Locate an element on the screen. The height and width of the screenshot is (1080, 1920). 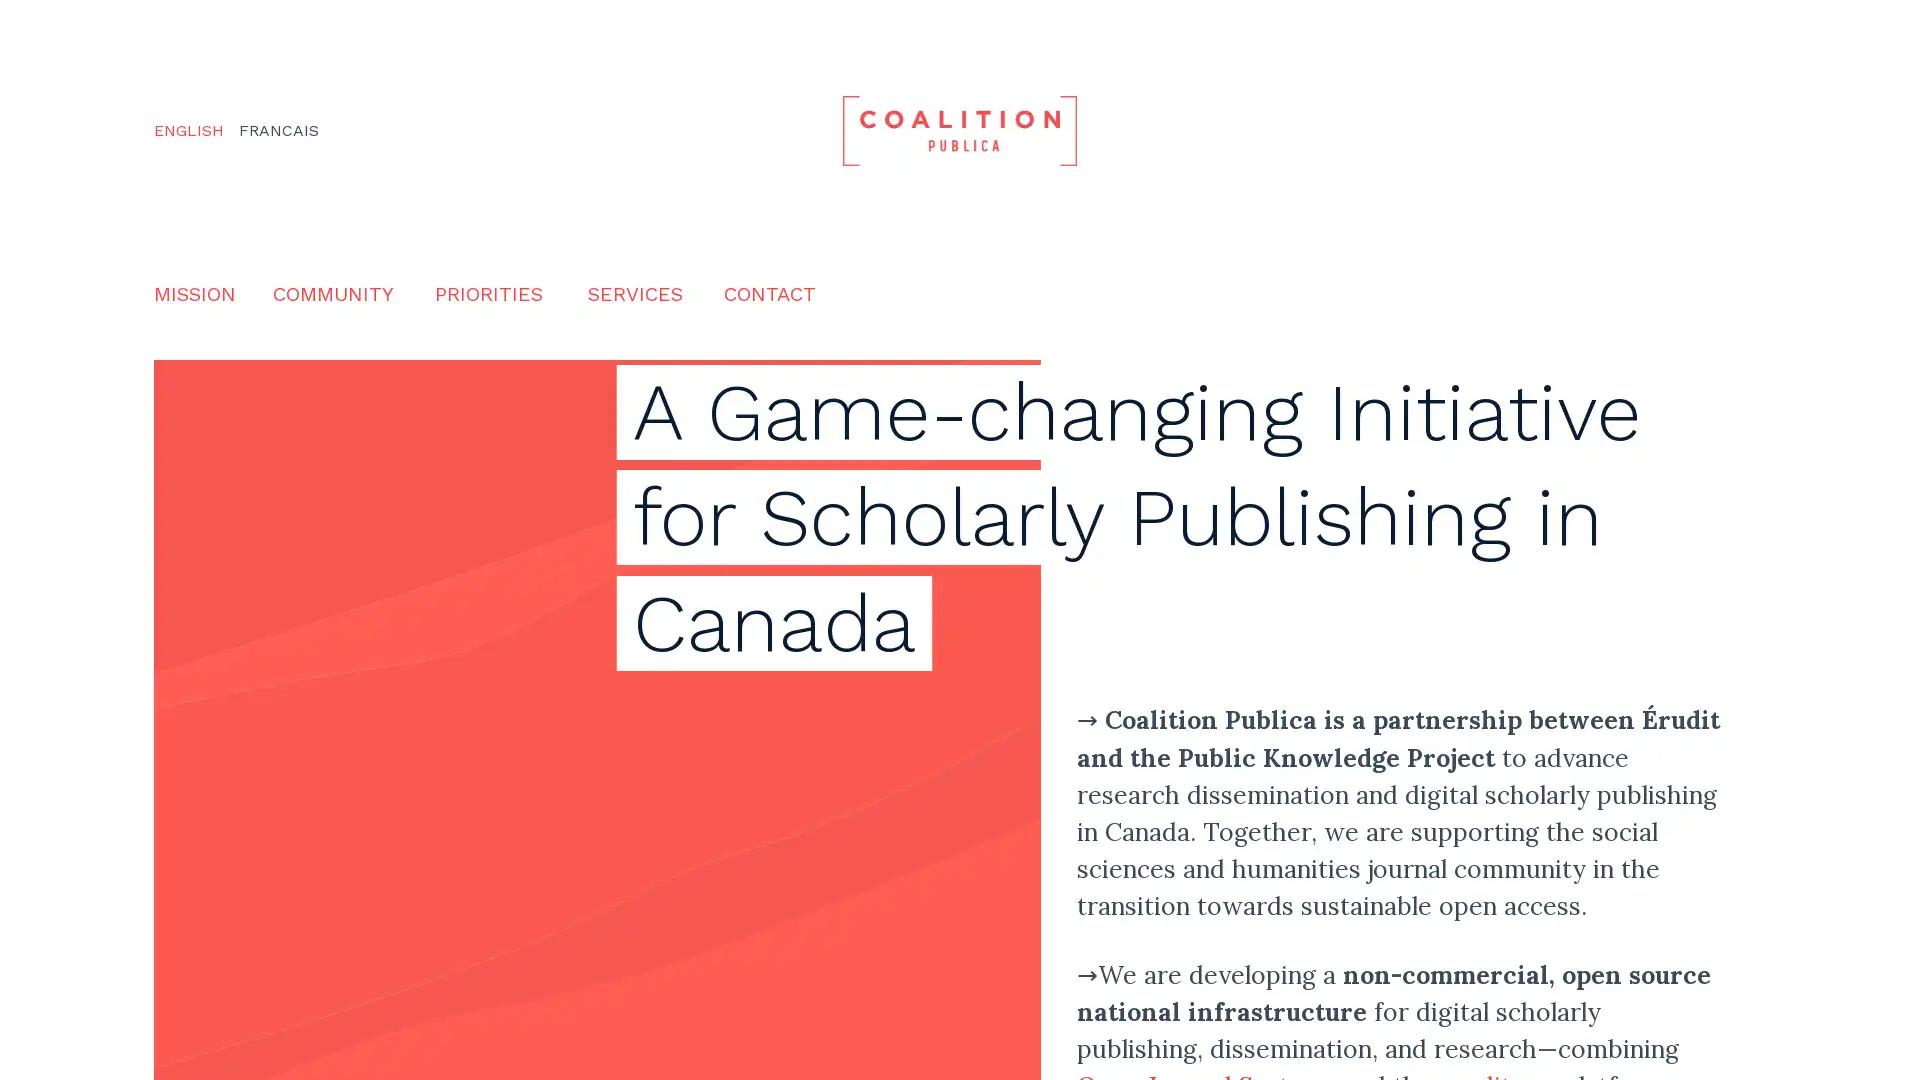
SERVICES is located at coordinates (633, 293).